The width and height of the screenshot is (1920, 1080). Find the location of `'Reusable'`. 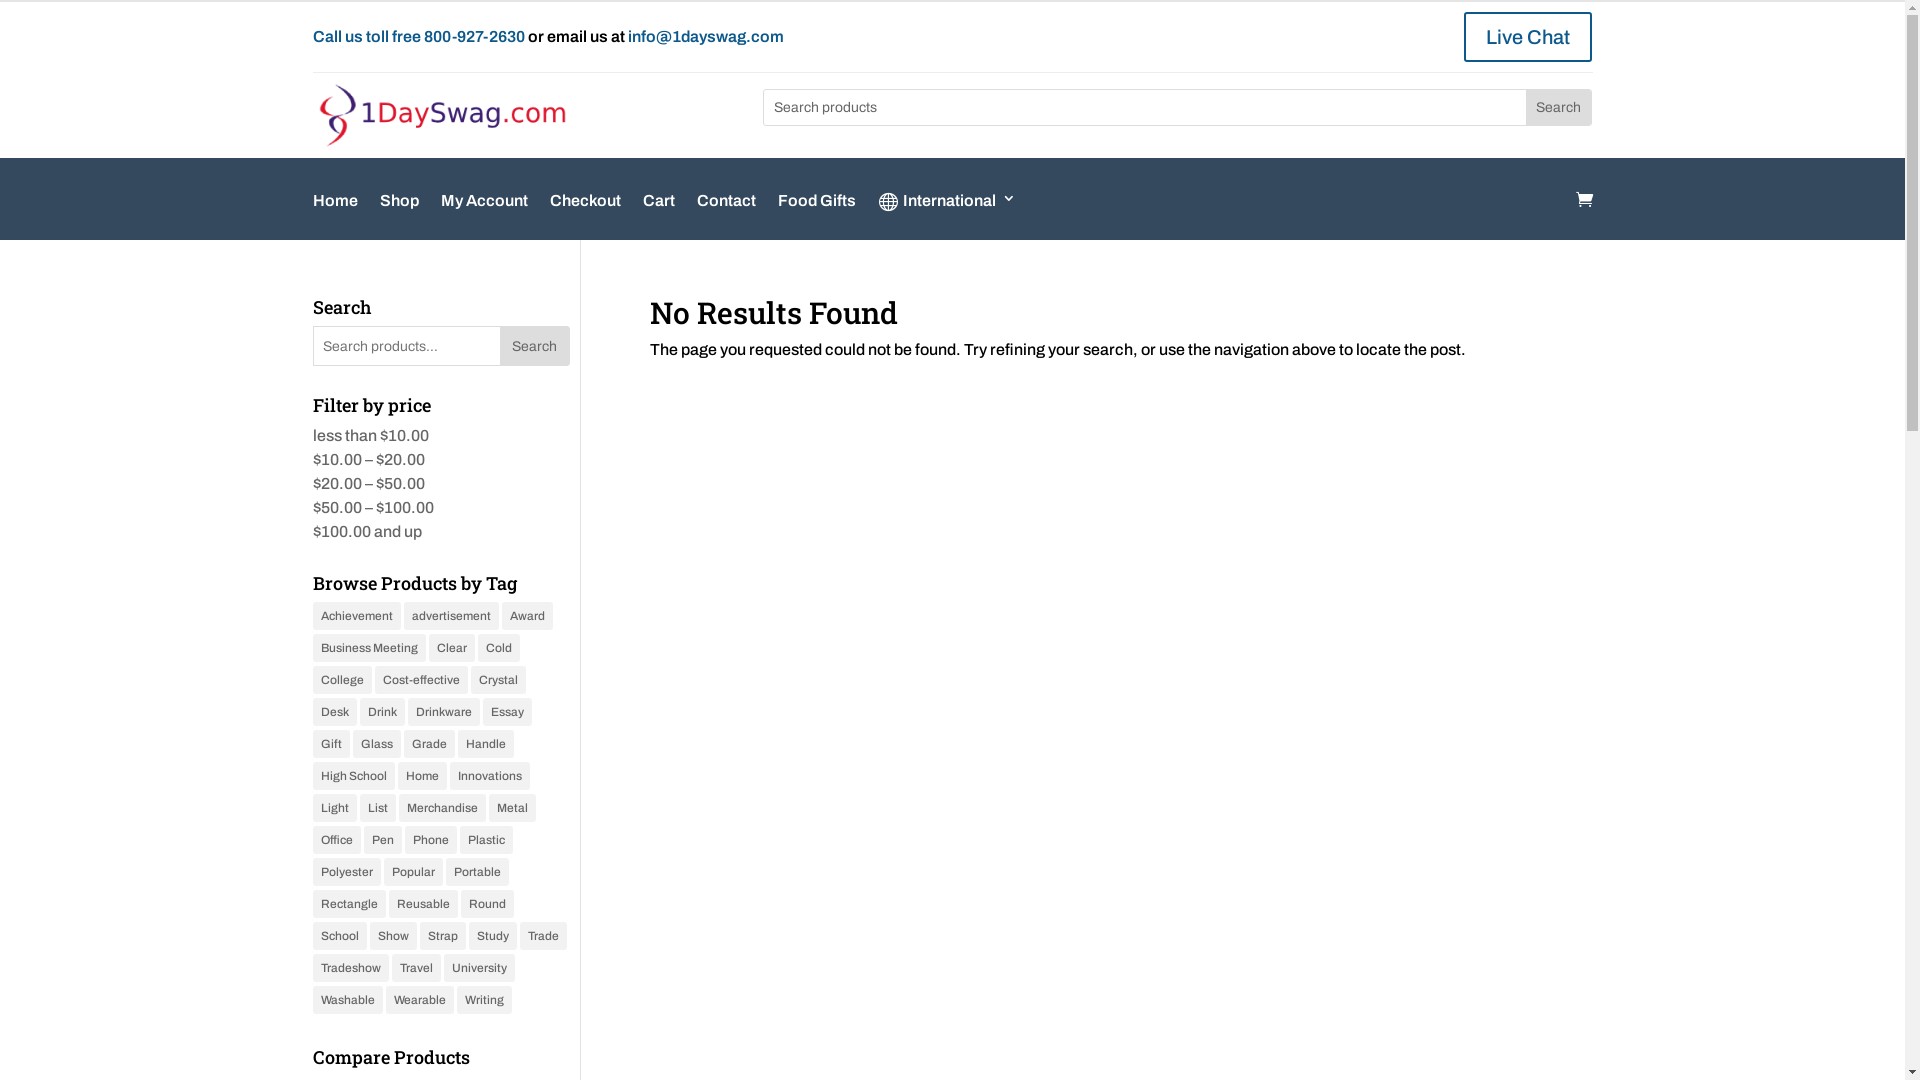

'Reusable' is located at coordinates (388, 903).